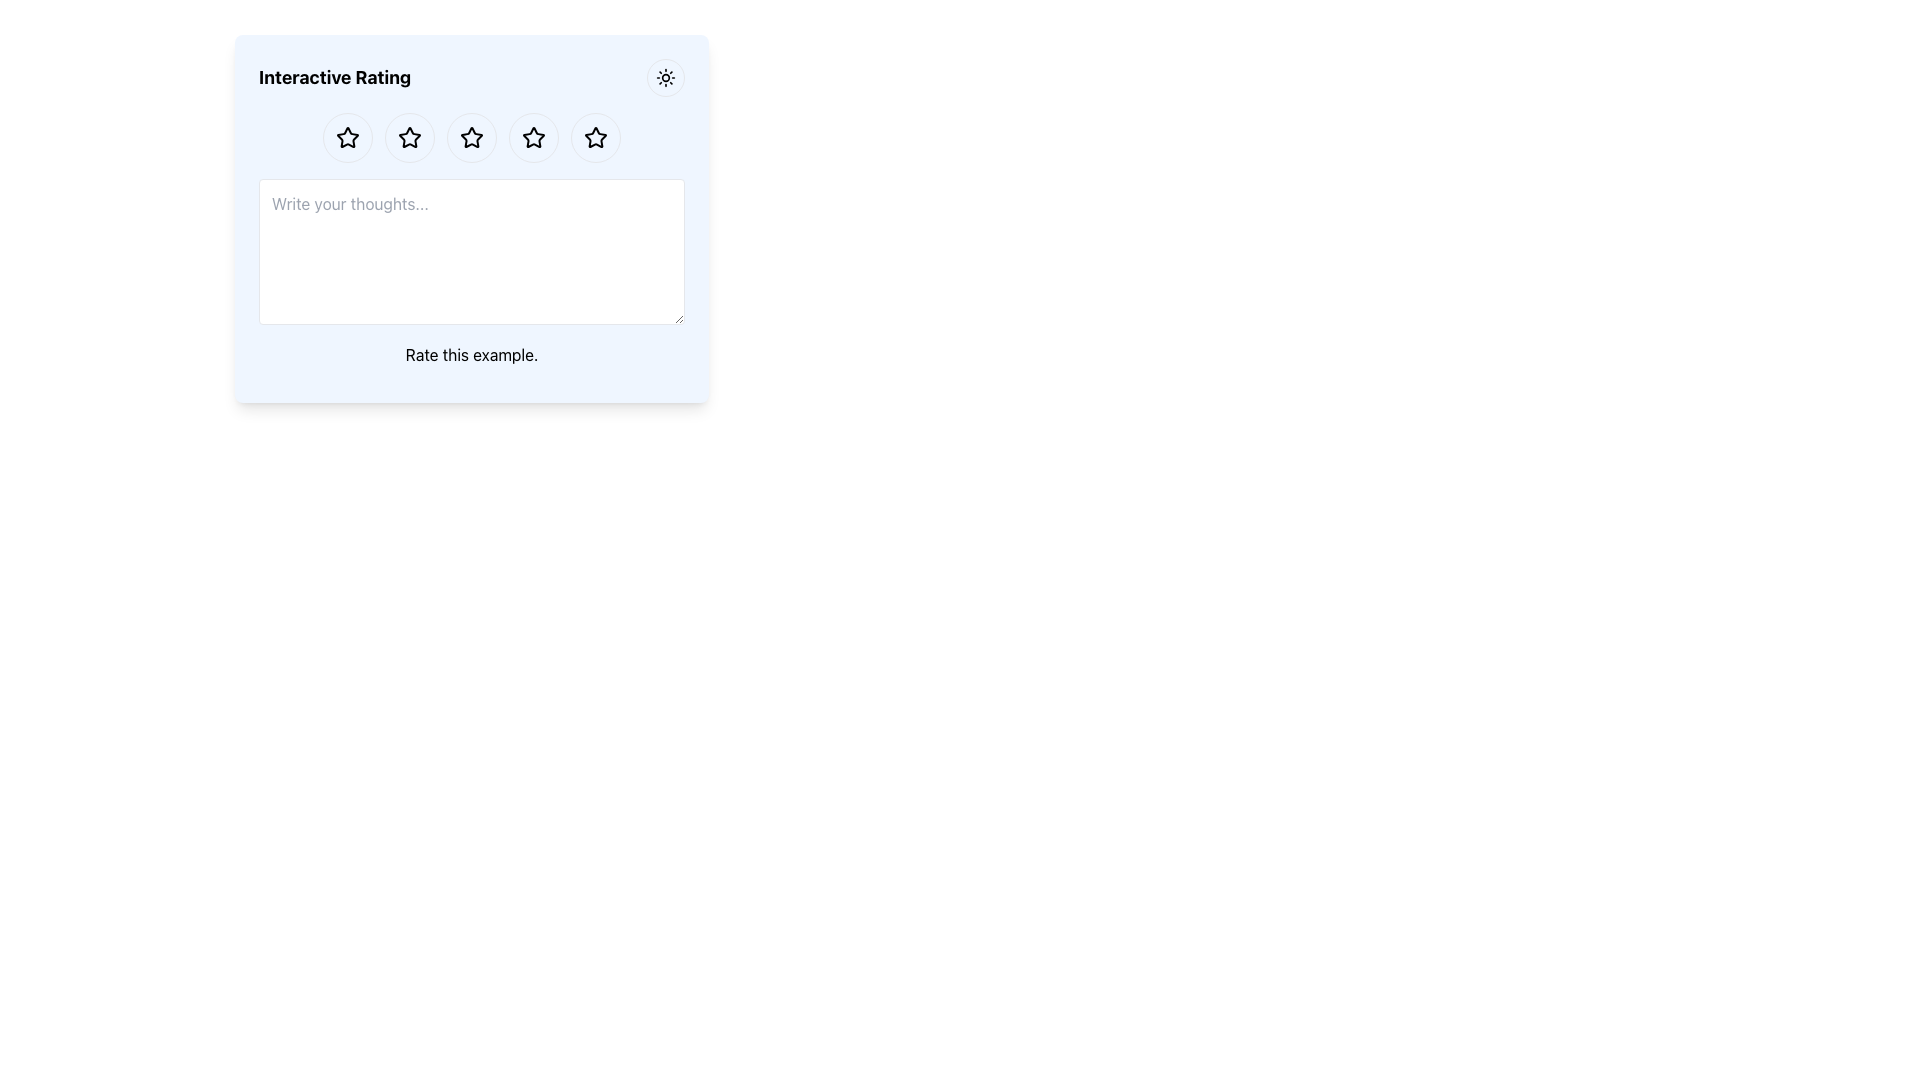 The image size is (1920, 1080). Describe the element at coordinates (347, 137) in the screenshot. I see `the first interactive star icon in the rating component` at that location.